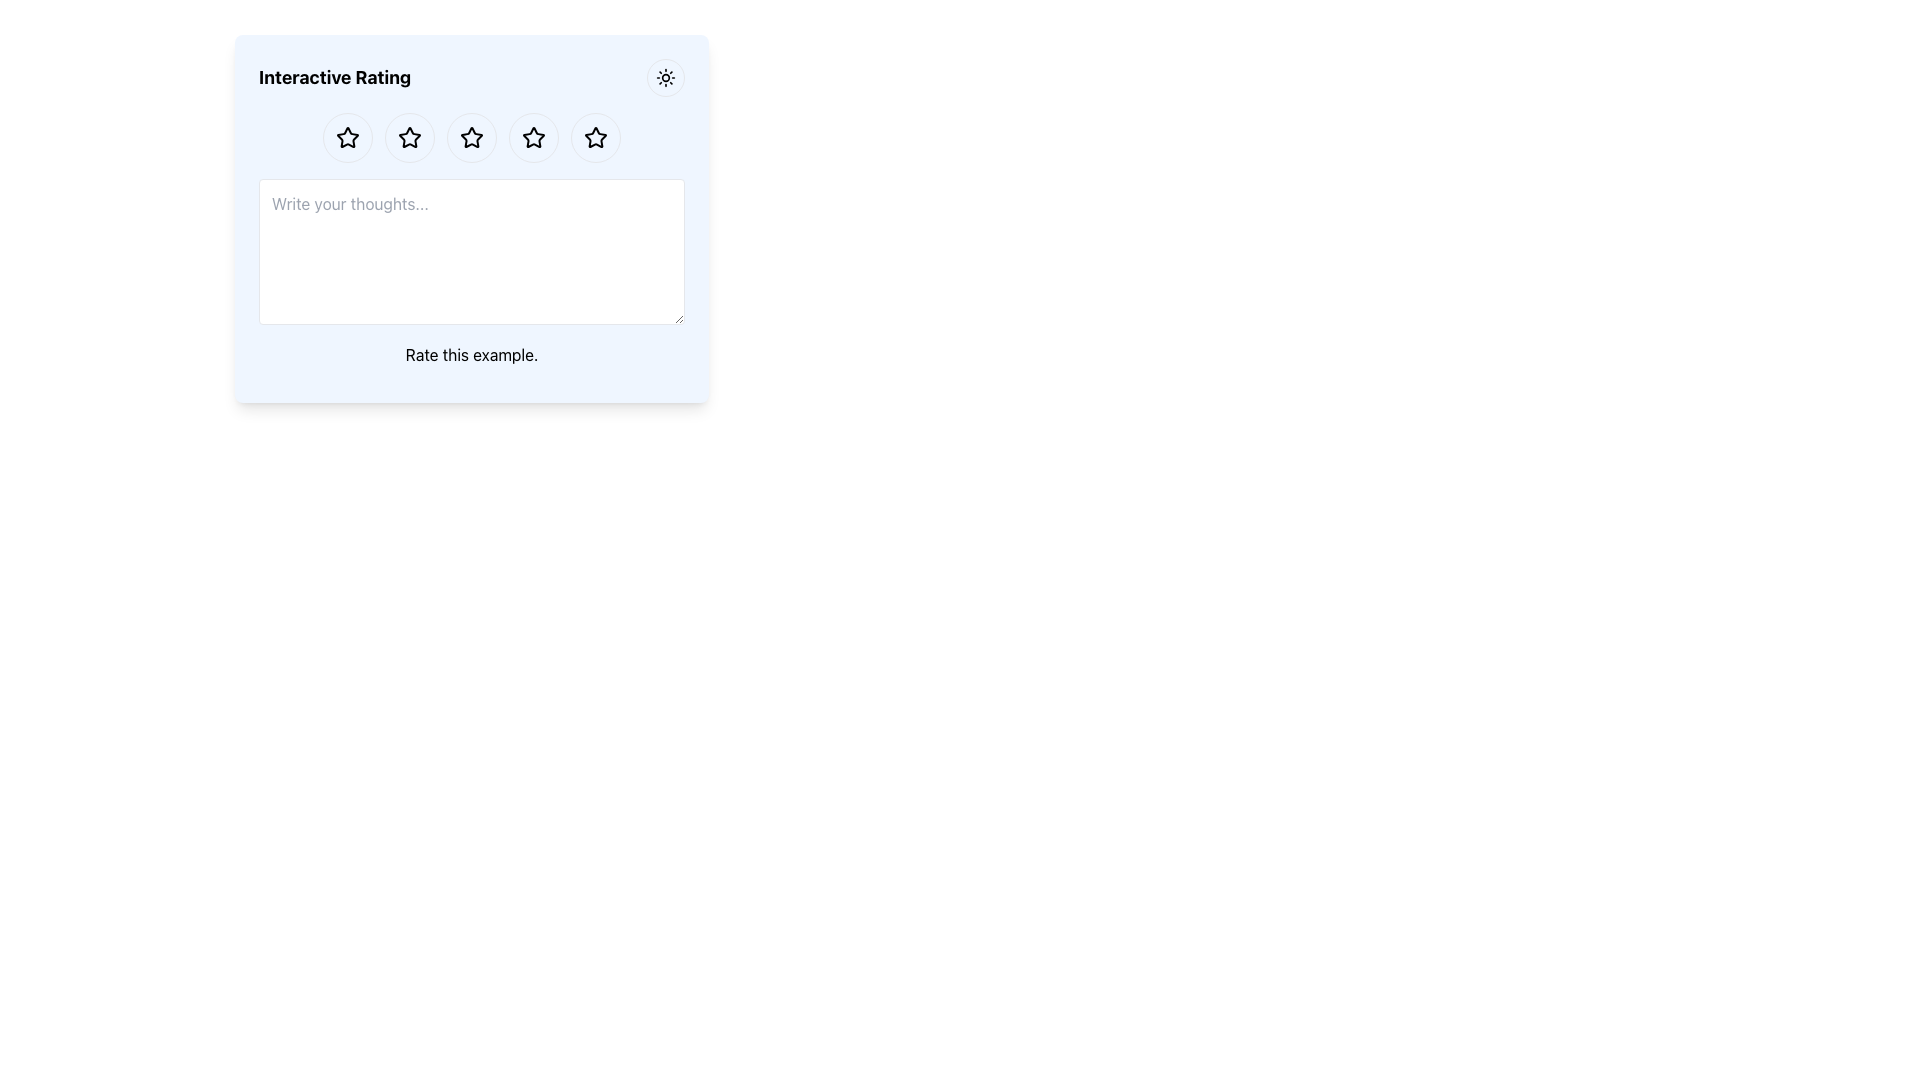 The image size is (1920, 1080). Describe the element at coordinates (347, 137) in the screenshot. I see `the first interactive star icon in the rating component` at that location.